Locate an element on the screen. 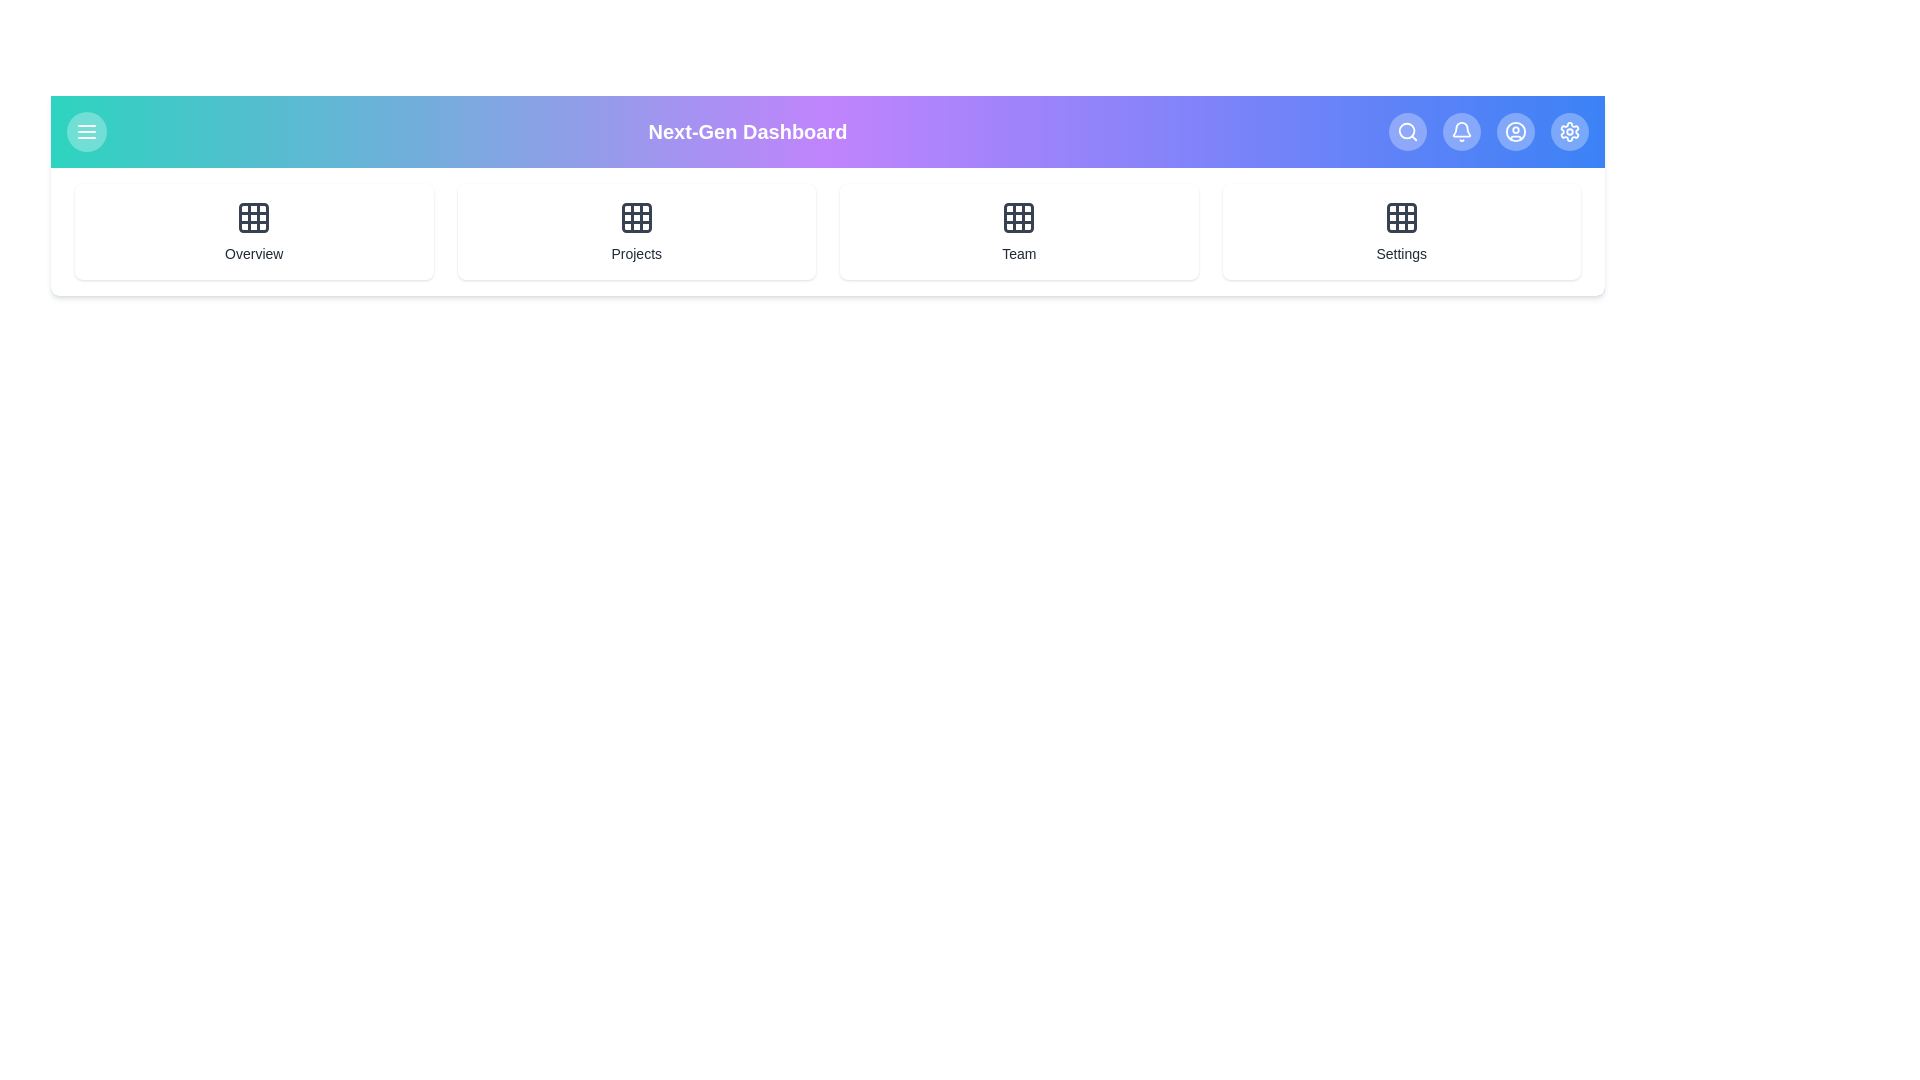  the grid item labeled Overview to navigate to that section is located at coordinates (253, 230).